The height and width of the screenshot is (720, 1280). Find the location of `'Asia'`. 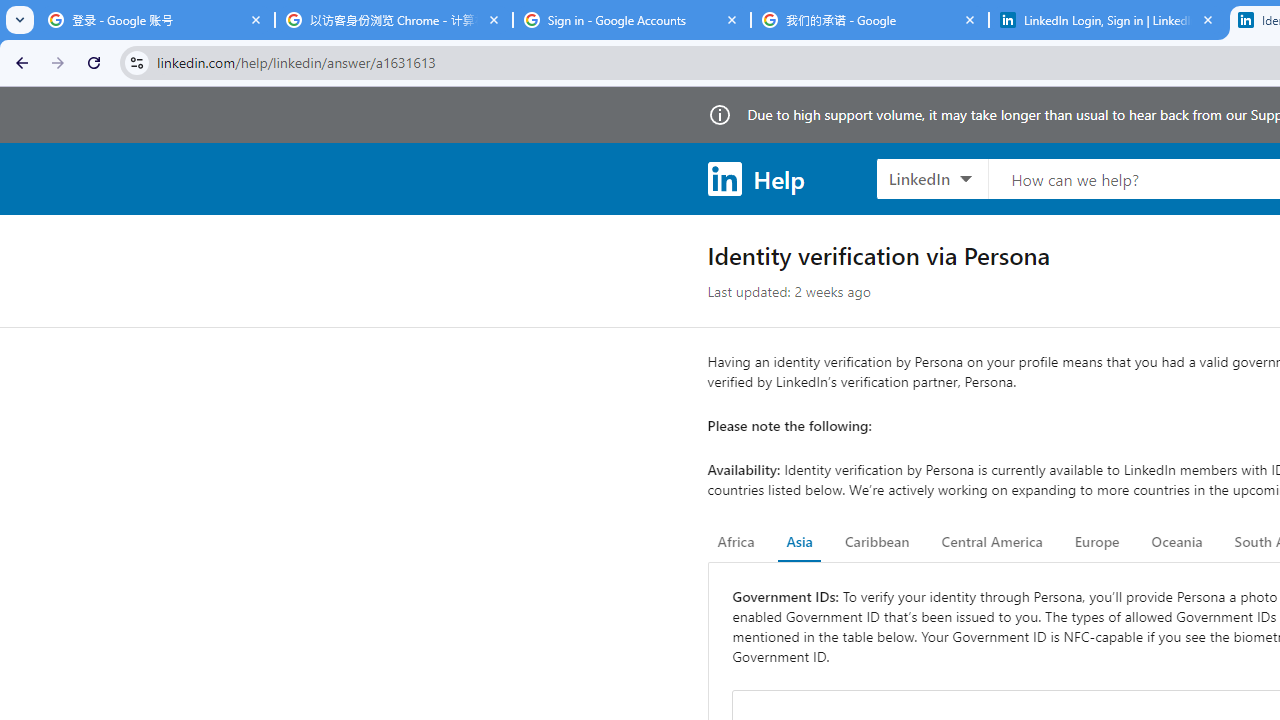

'Asia' is located at coordinates (798, 542).